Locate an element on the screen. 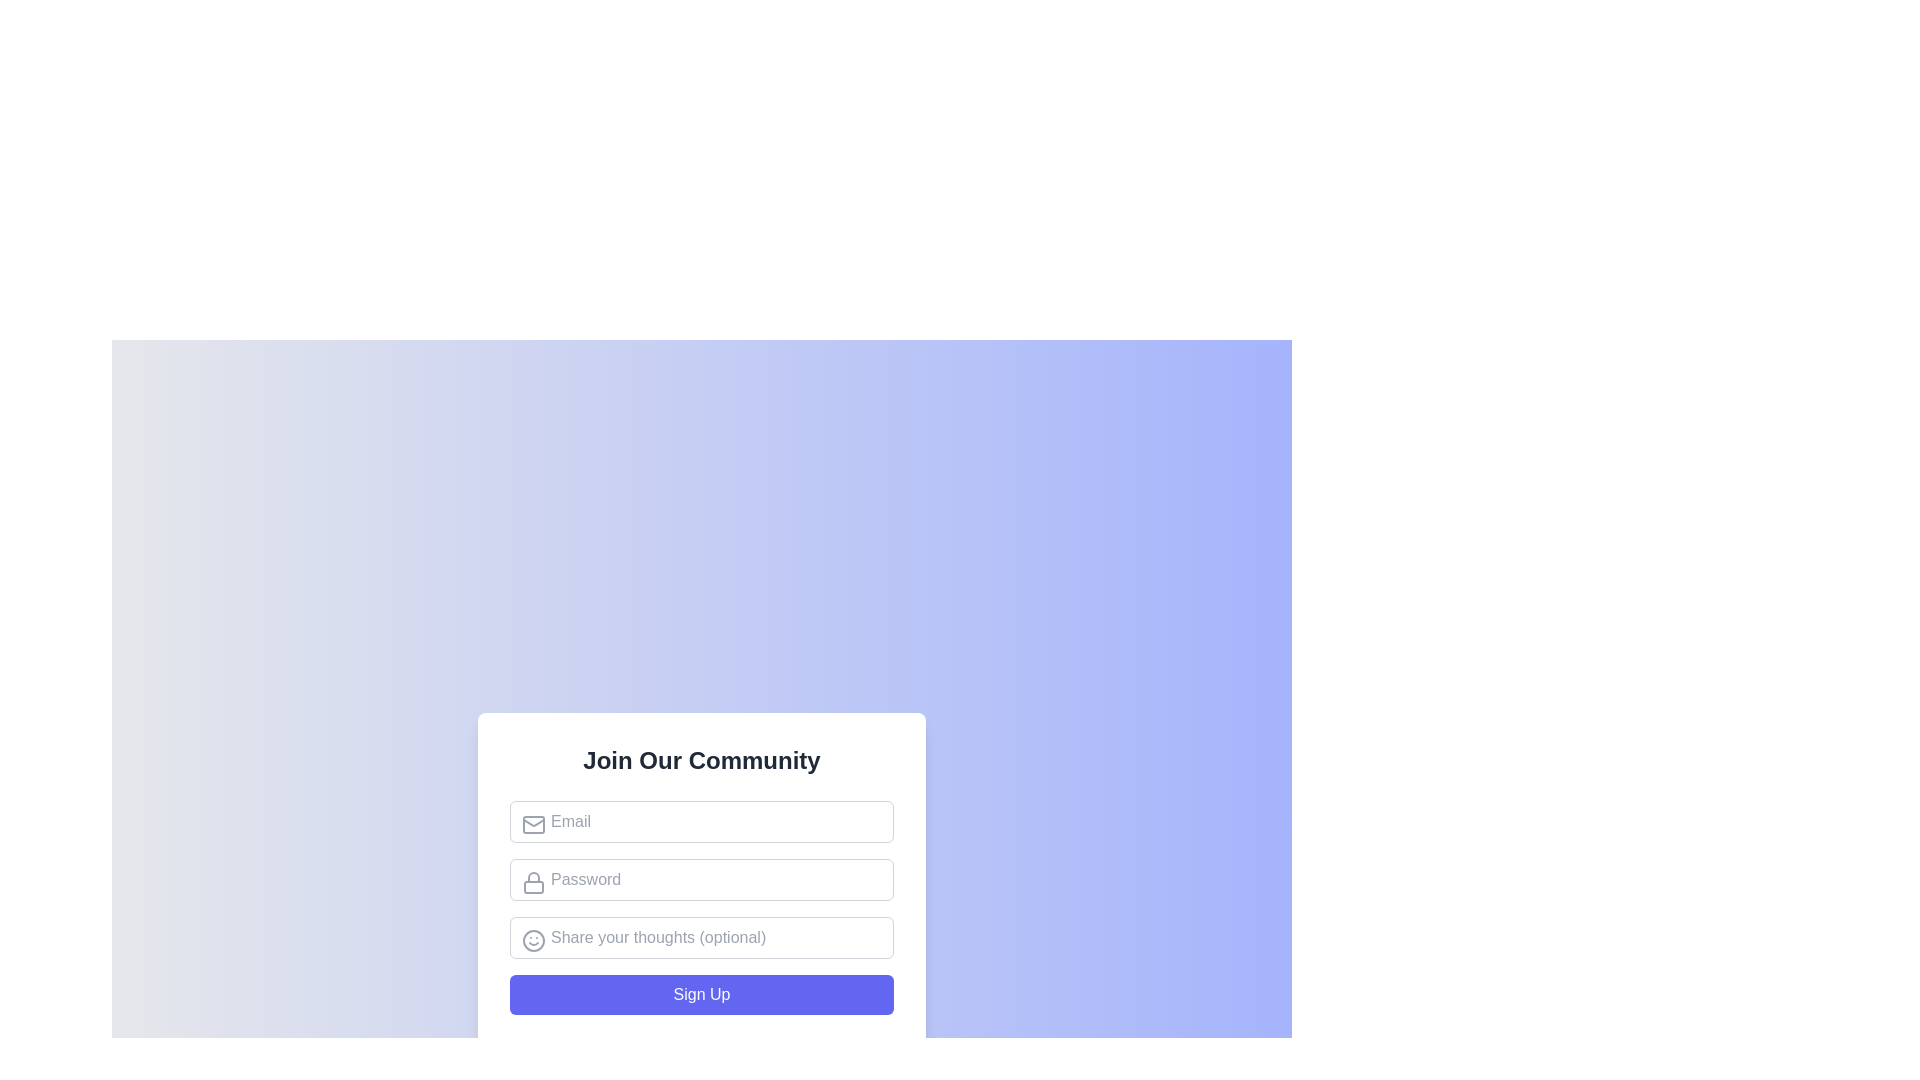  the input fields within the user registration form located under the 'Join Our Community' heading to focus on them is located at coordinates (701, 907).